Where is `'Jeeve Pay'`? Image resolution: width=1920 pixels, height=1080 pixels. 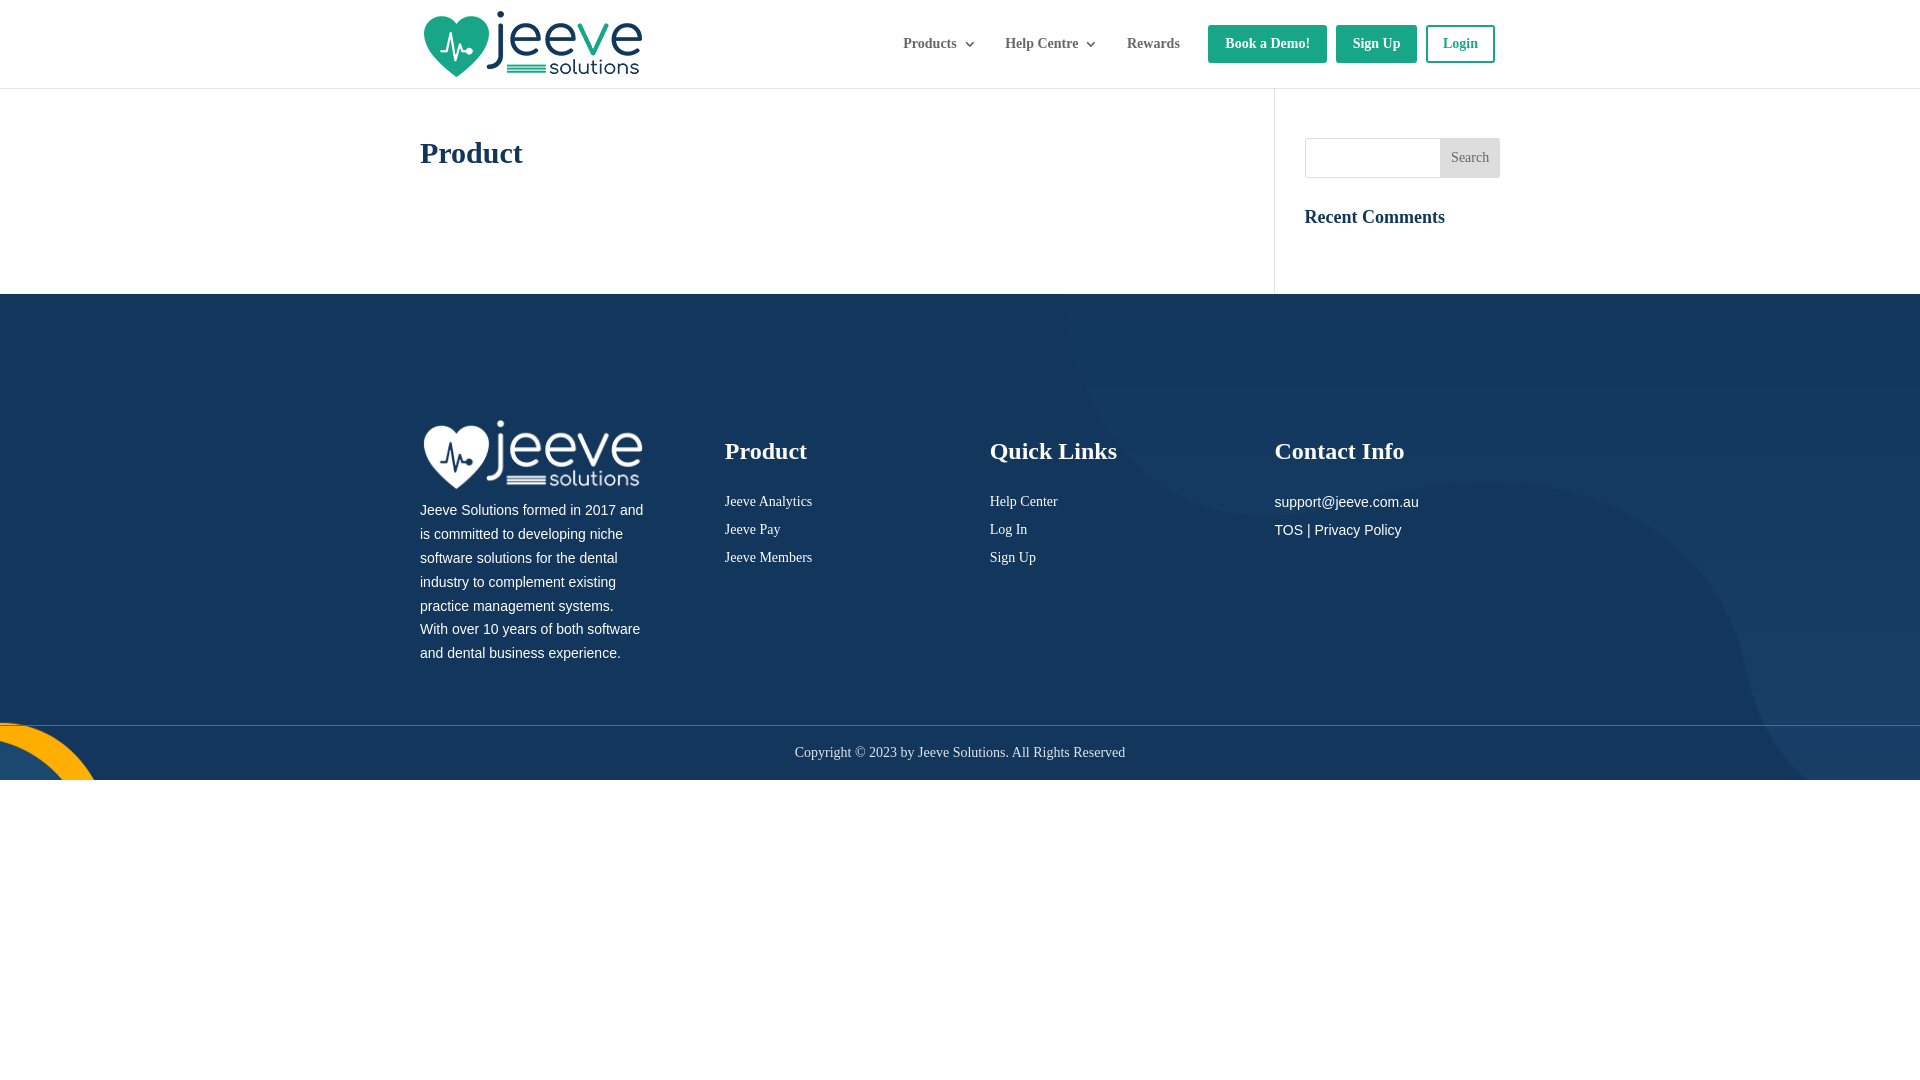
'Jeeve Pay' is located at coordinates (752, 528).